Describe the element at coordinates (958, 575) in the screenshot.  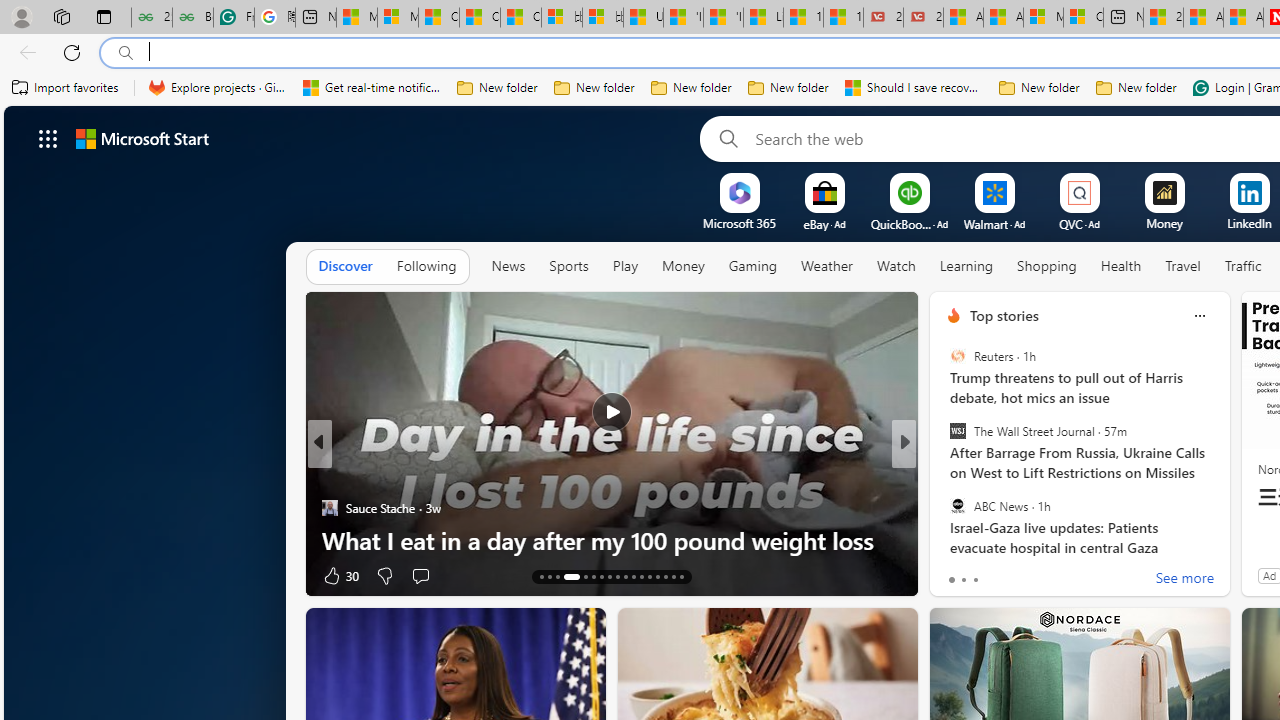
I see `'275 Like'` at that location.